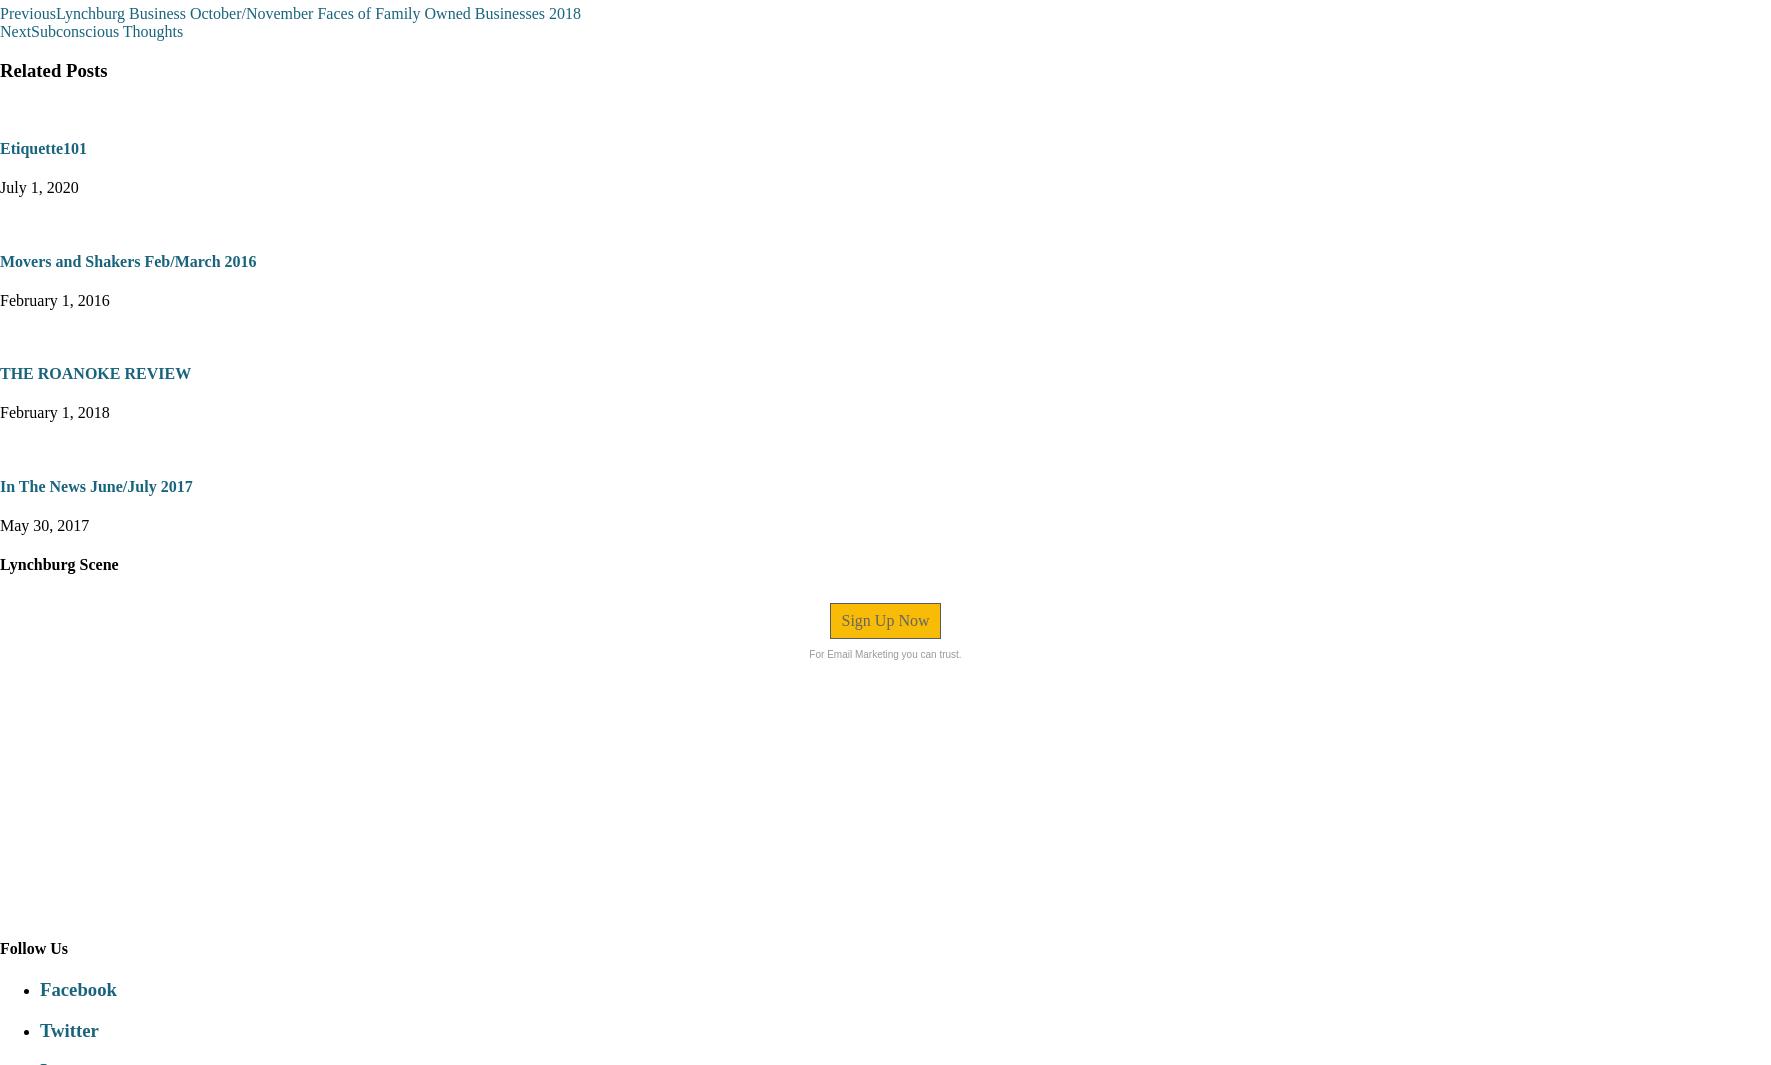  What do you see at coordinates (94, 484) in the screenshot?
I see `'In The News June/July 2017'` at bounding box center [94, 484].